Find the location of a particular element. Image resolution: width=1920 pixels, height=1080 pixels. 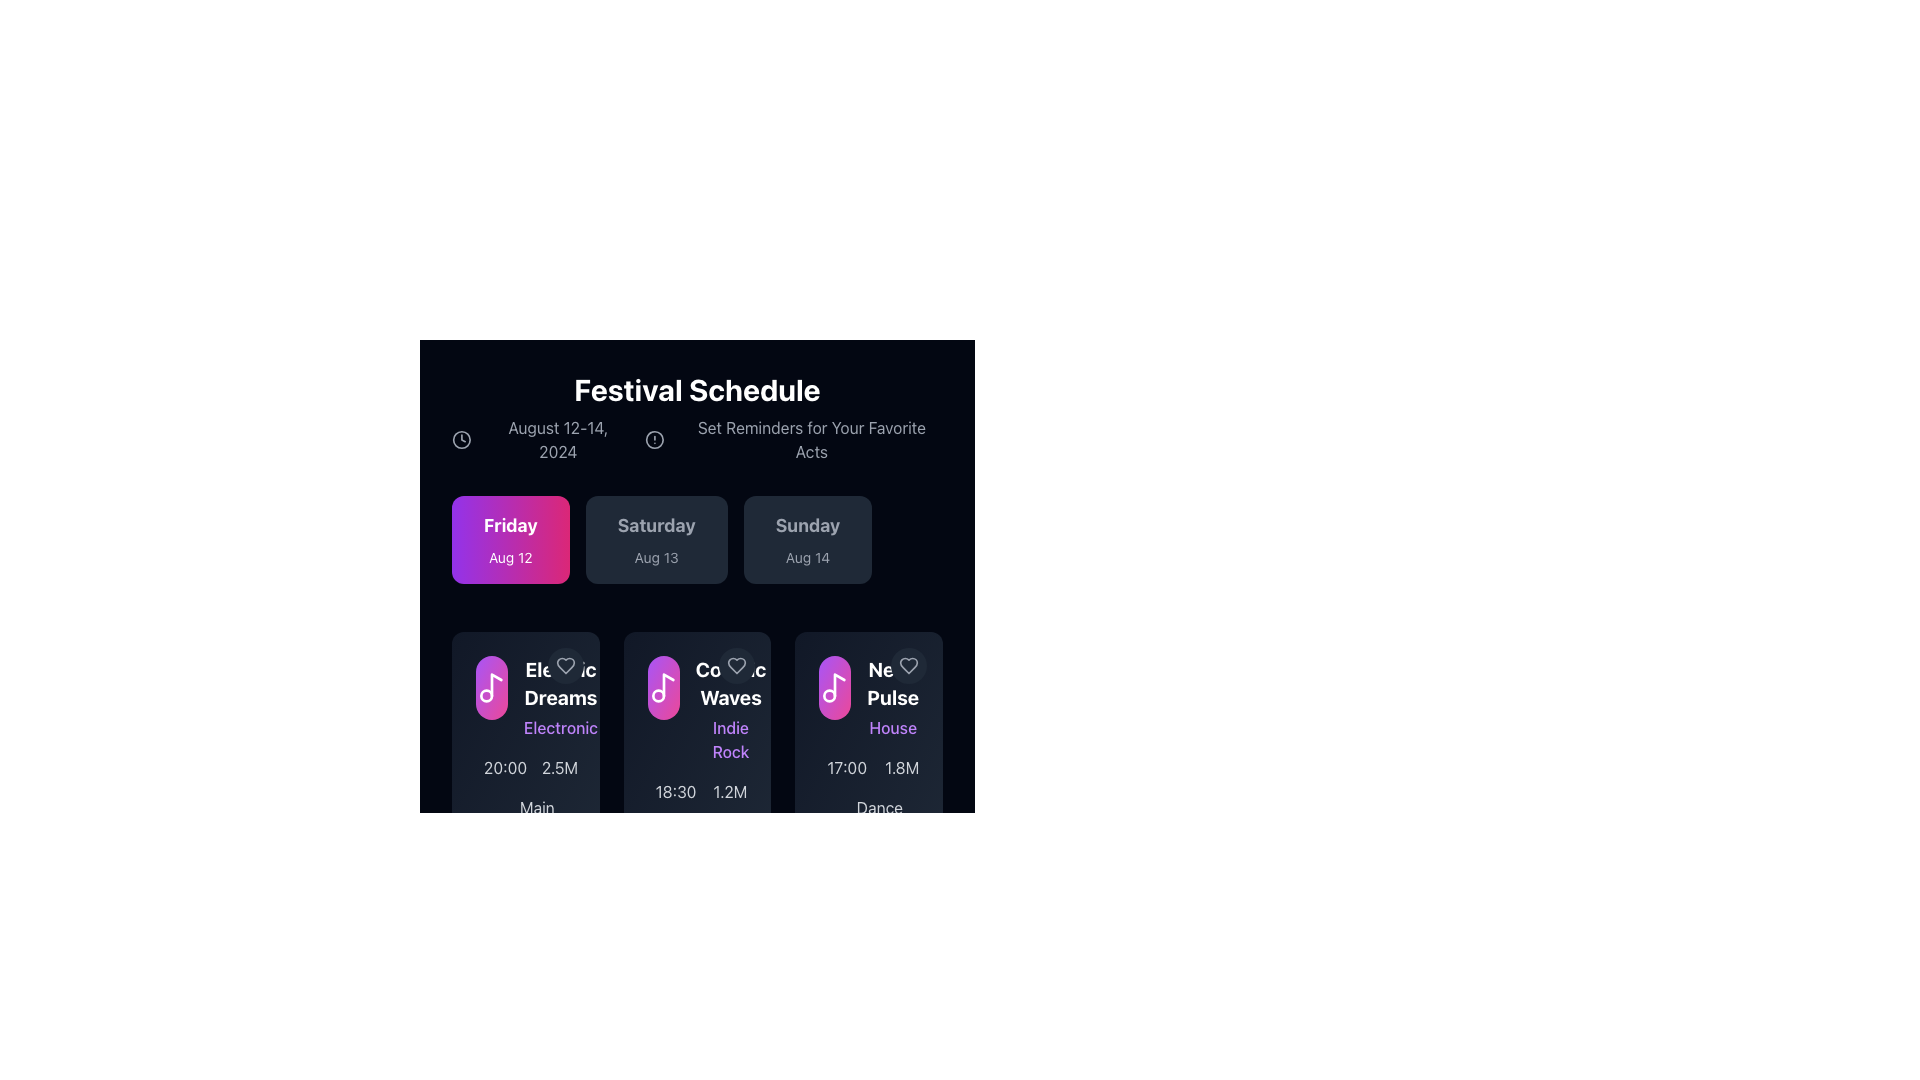

the 'Main Stage' text label, which is rendered in light gray color and positioned to the right of a map pin icon in a modern layout is located at coordinates (525, 820).